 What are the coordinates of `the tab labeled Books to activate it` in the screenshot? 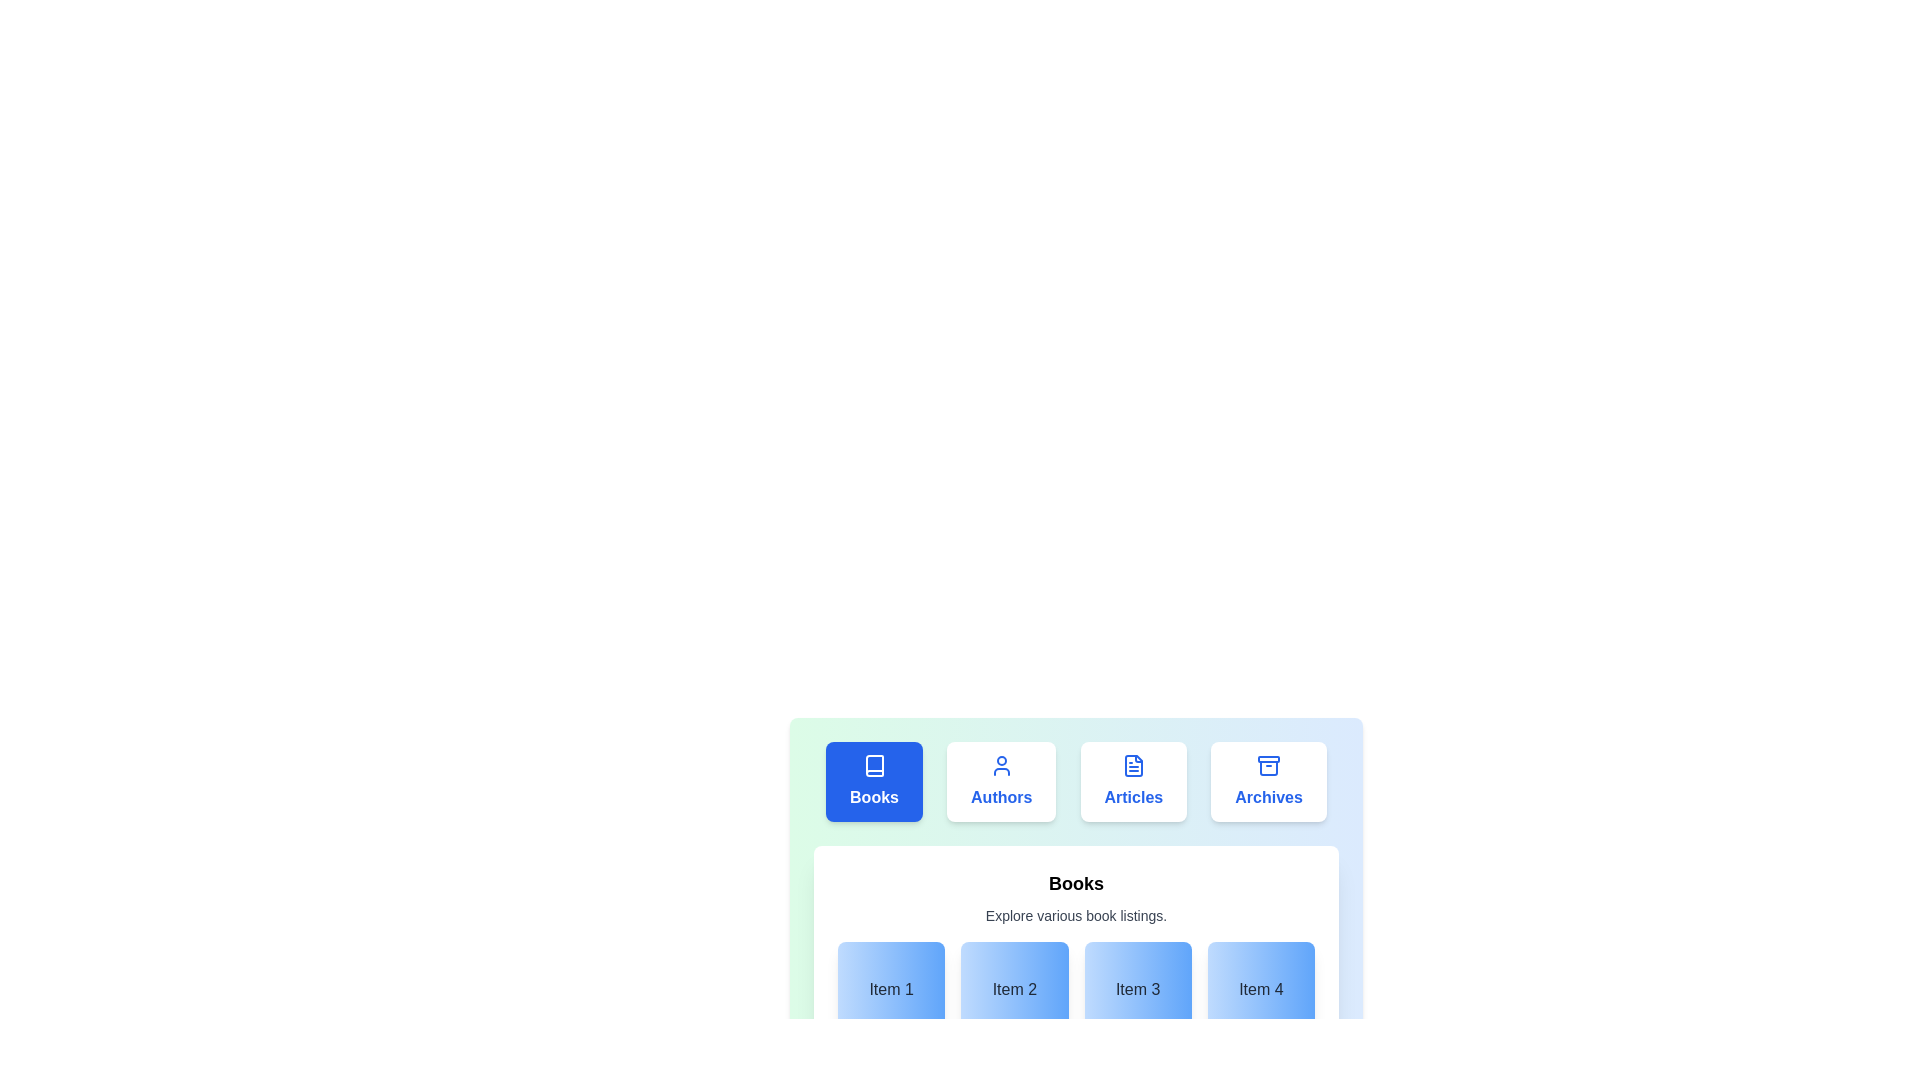 It's located at (874, 781).